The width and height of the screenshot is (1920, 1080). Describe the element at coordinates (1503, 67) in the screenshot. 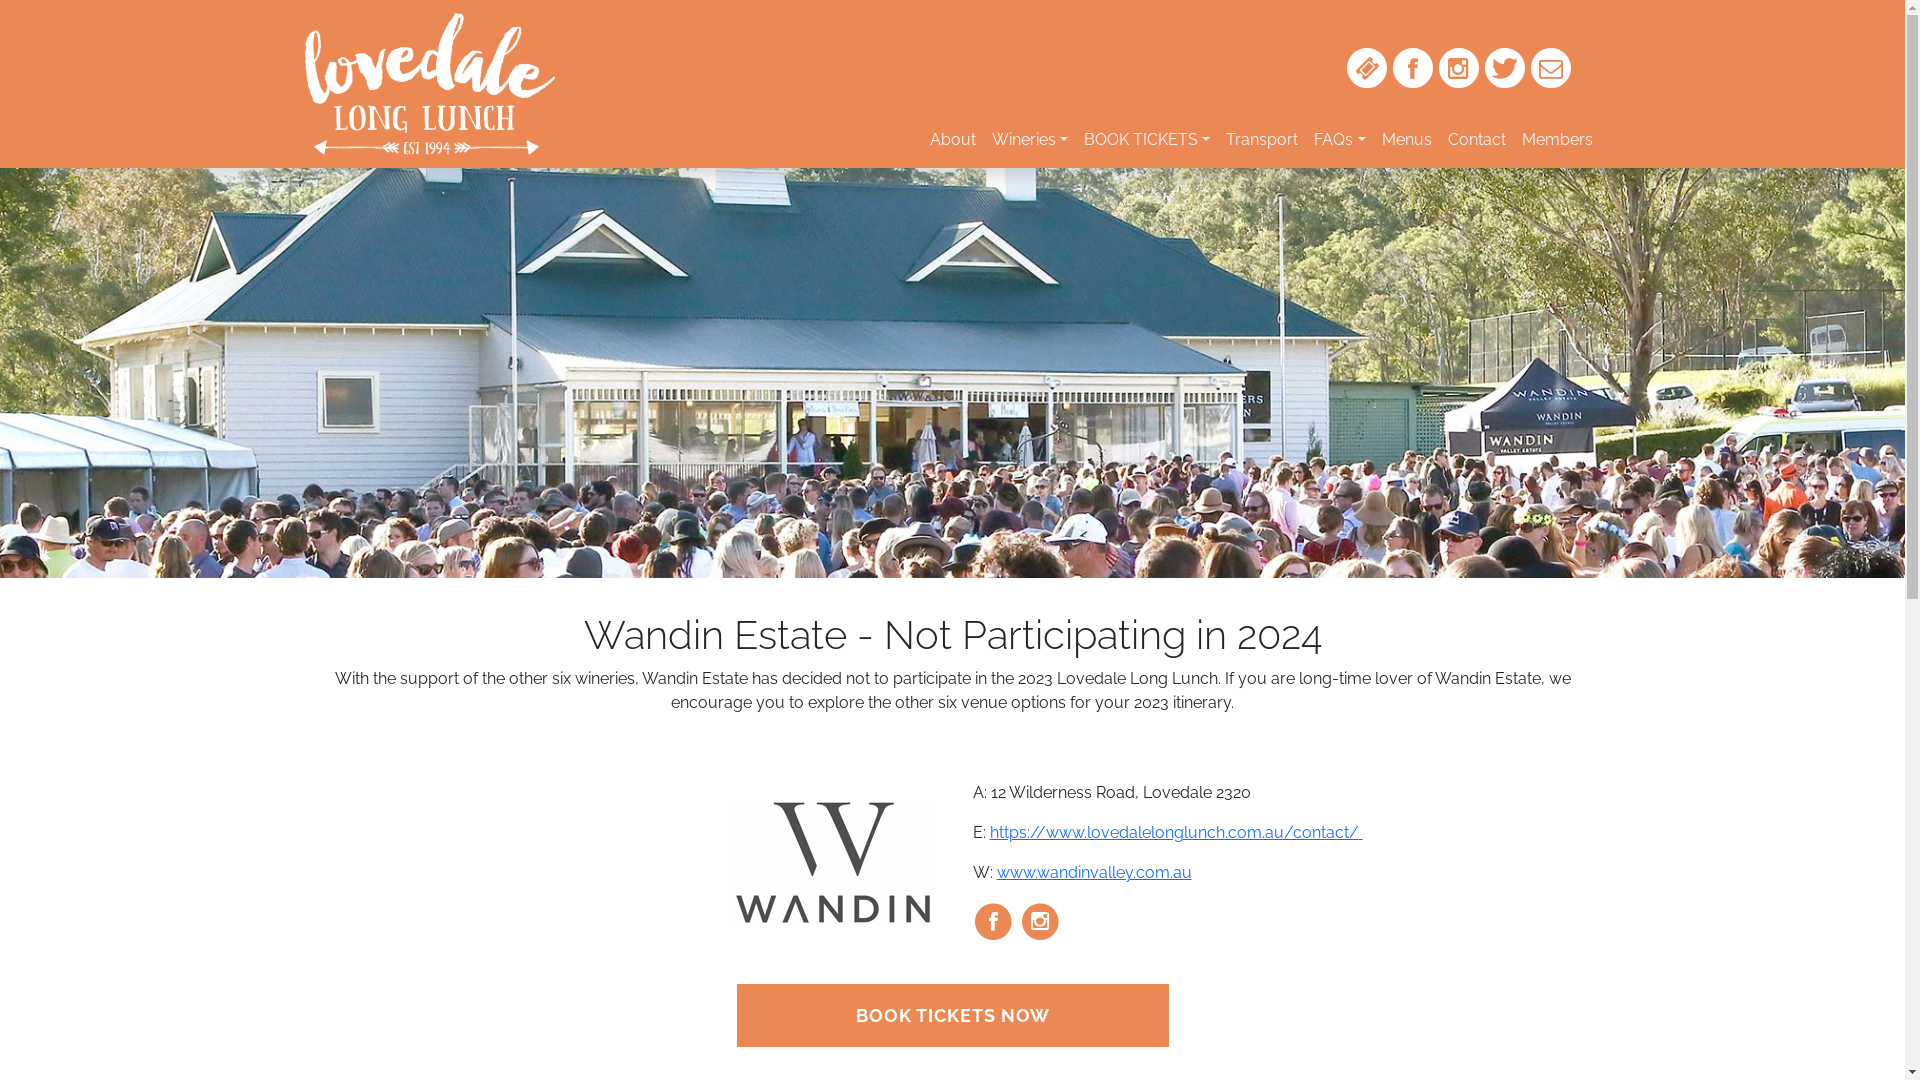

I see `'Follow us on Twitter'` at that location.